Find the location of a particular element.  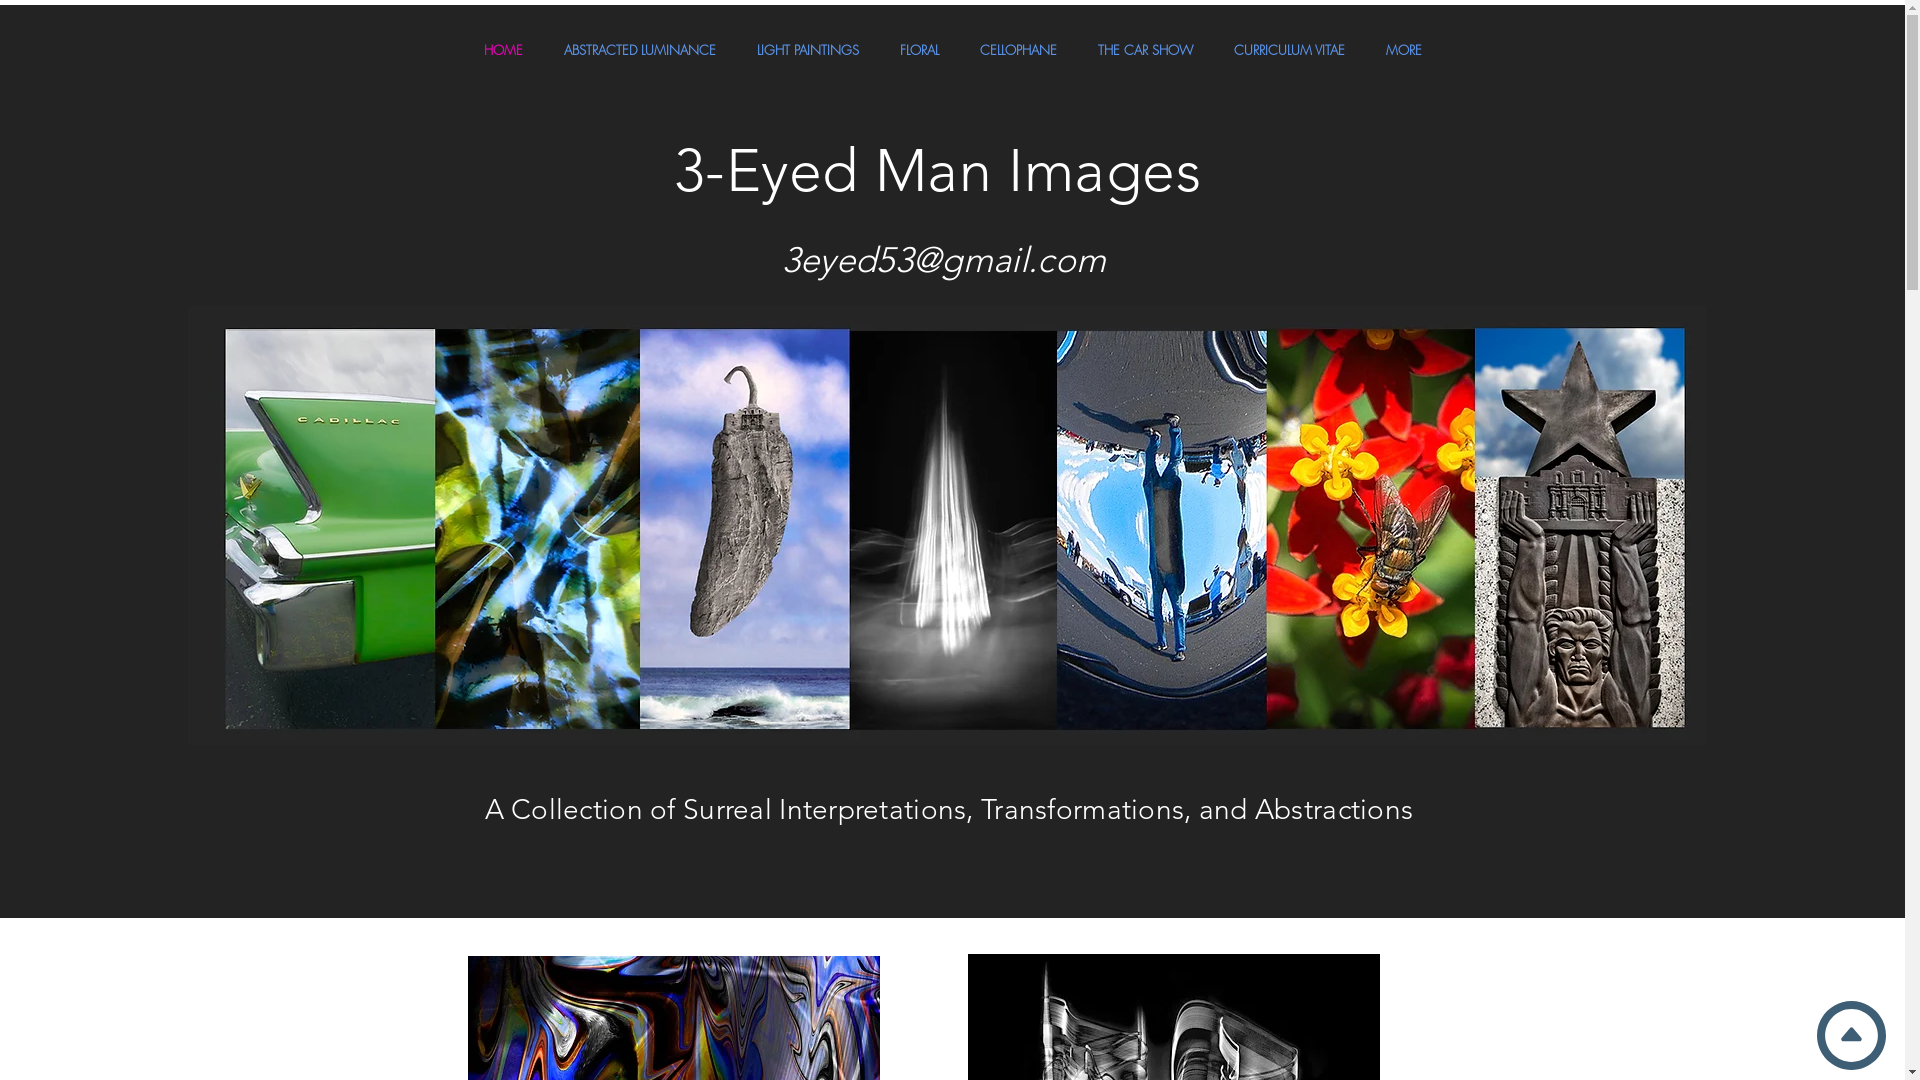

'CELLOPHANE' is located at coordinates (1018, 49).